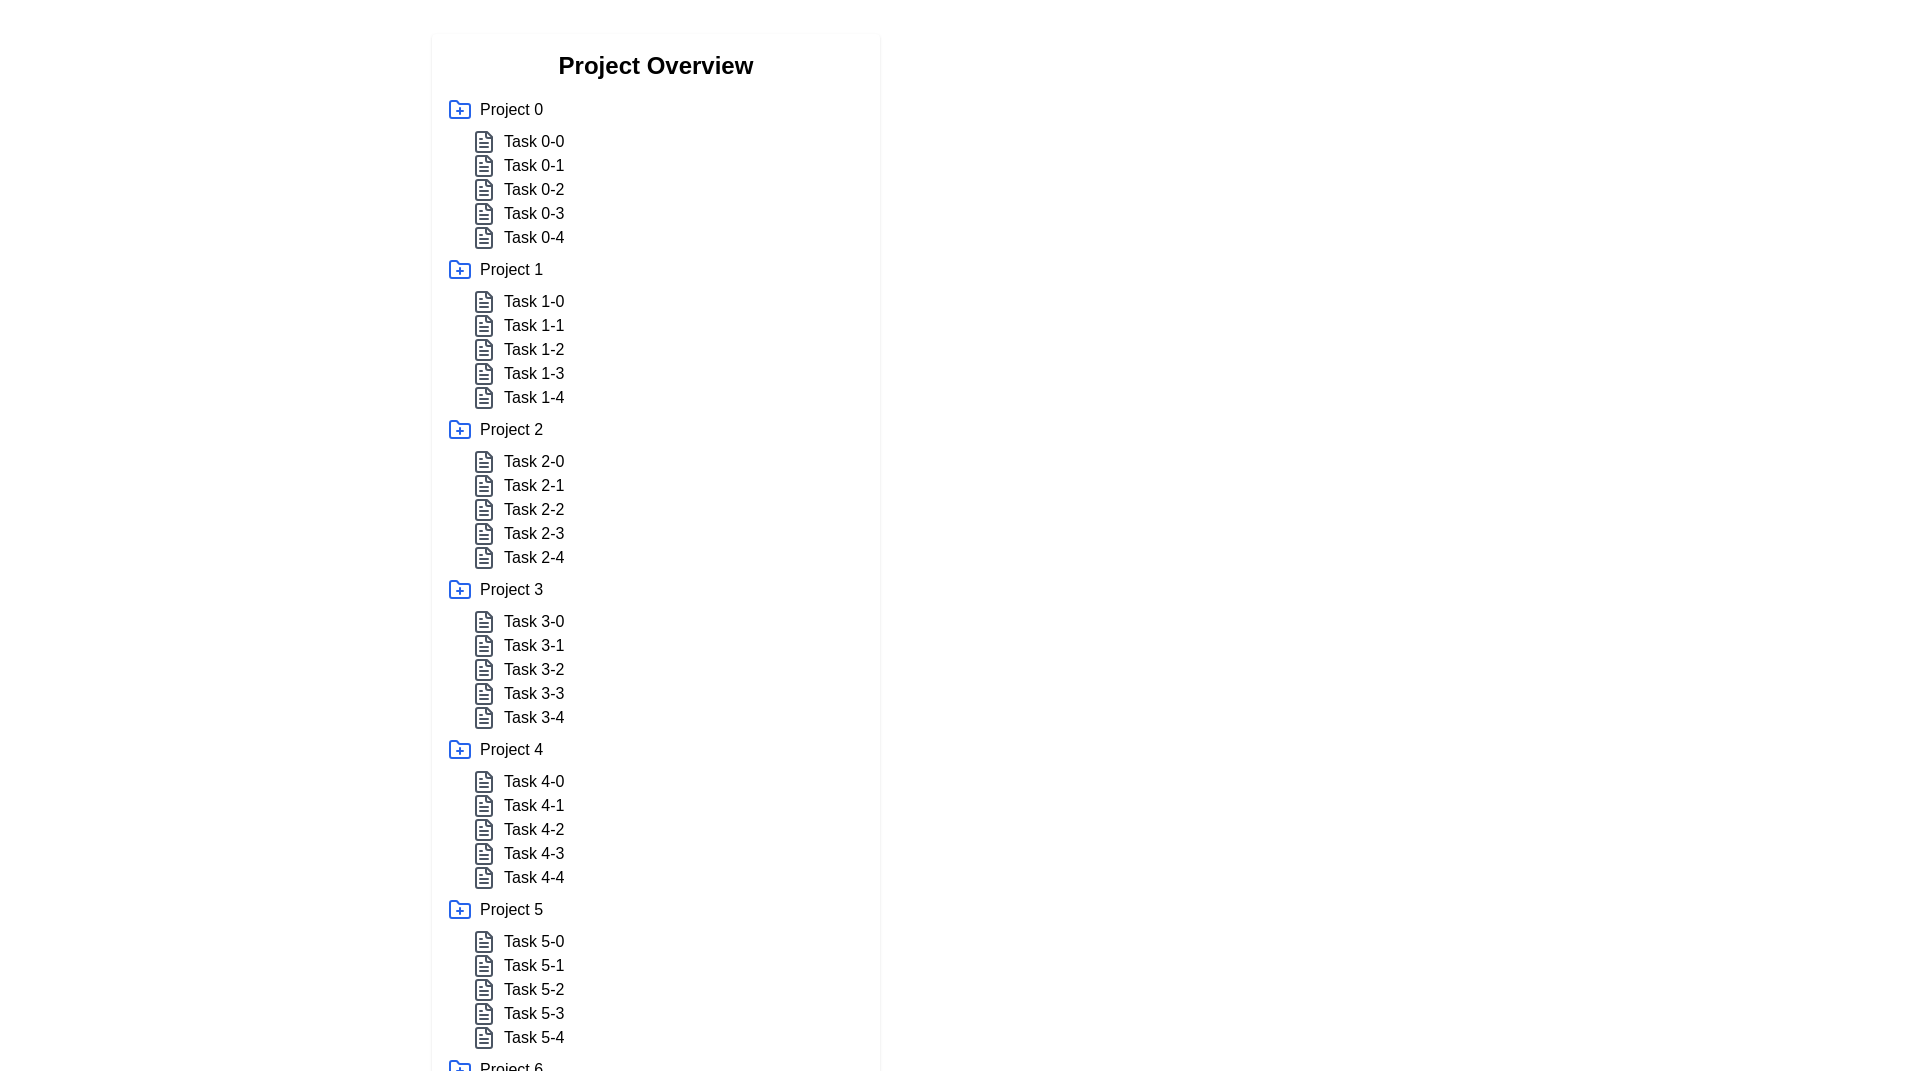  Describe the element at coordinates (484, 990) in the screenshot. I see `the SVG graphic component representing the document icon located under 'Task 5-2' in the list` at that location.